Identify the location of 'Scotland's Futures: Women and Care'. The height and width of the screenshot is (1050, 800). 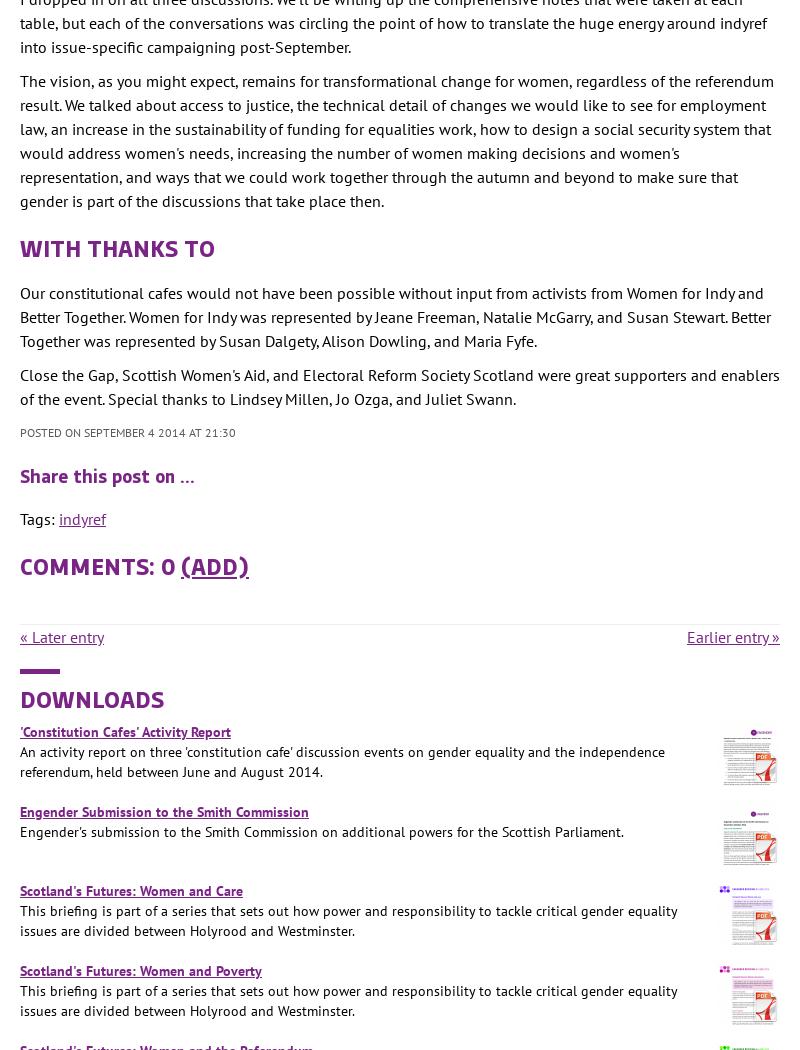
(130, 890).